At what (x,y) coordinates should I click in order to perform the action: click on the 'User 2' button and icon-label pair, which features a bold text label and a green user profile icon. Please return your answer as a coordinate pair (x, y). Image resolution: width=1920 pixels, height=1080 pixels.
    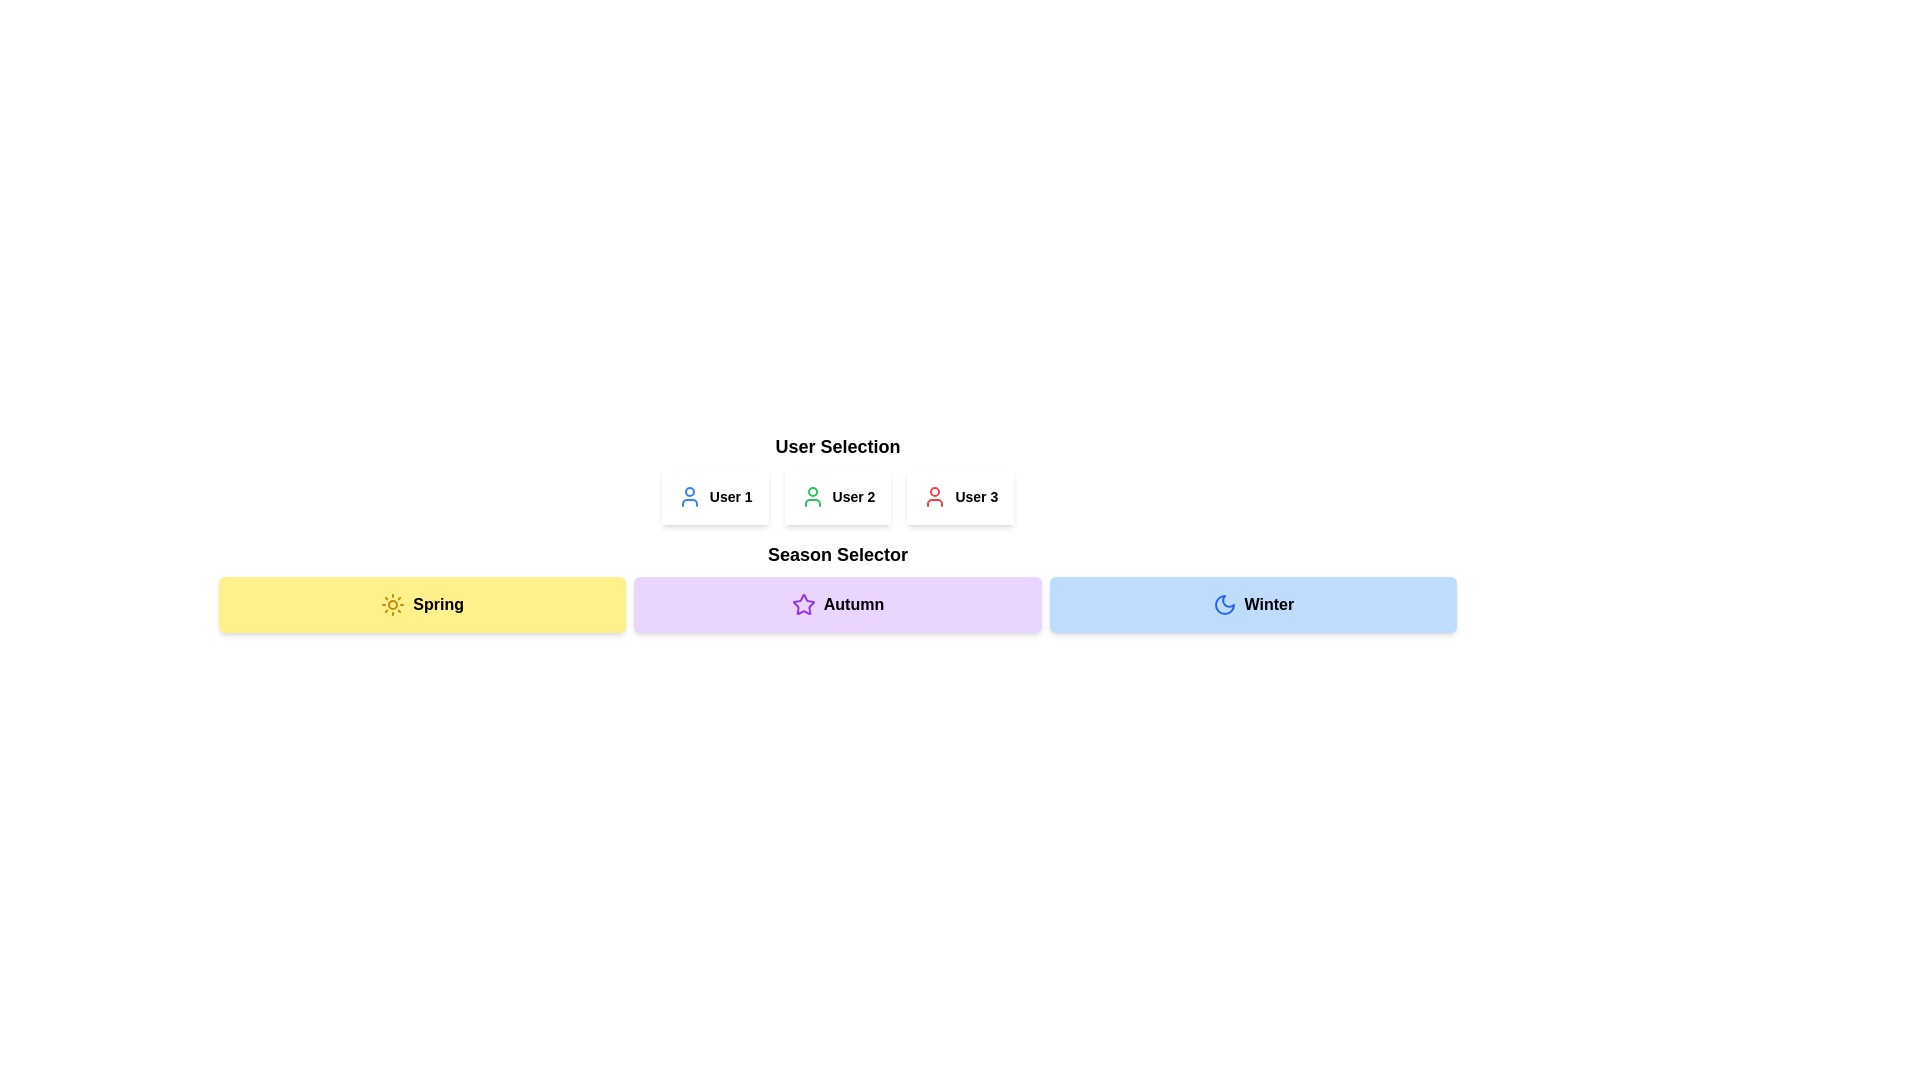
    Looking at the image, I should click on (838, 496).